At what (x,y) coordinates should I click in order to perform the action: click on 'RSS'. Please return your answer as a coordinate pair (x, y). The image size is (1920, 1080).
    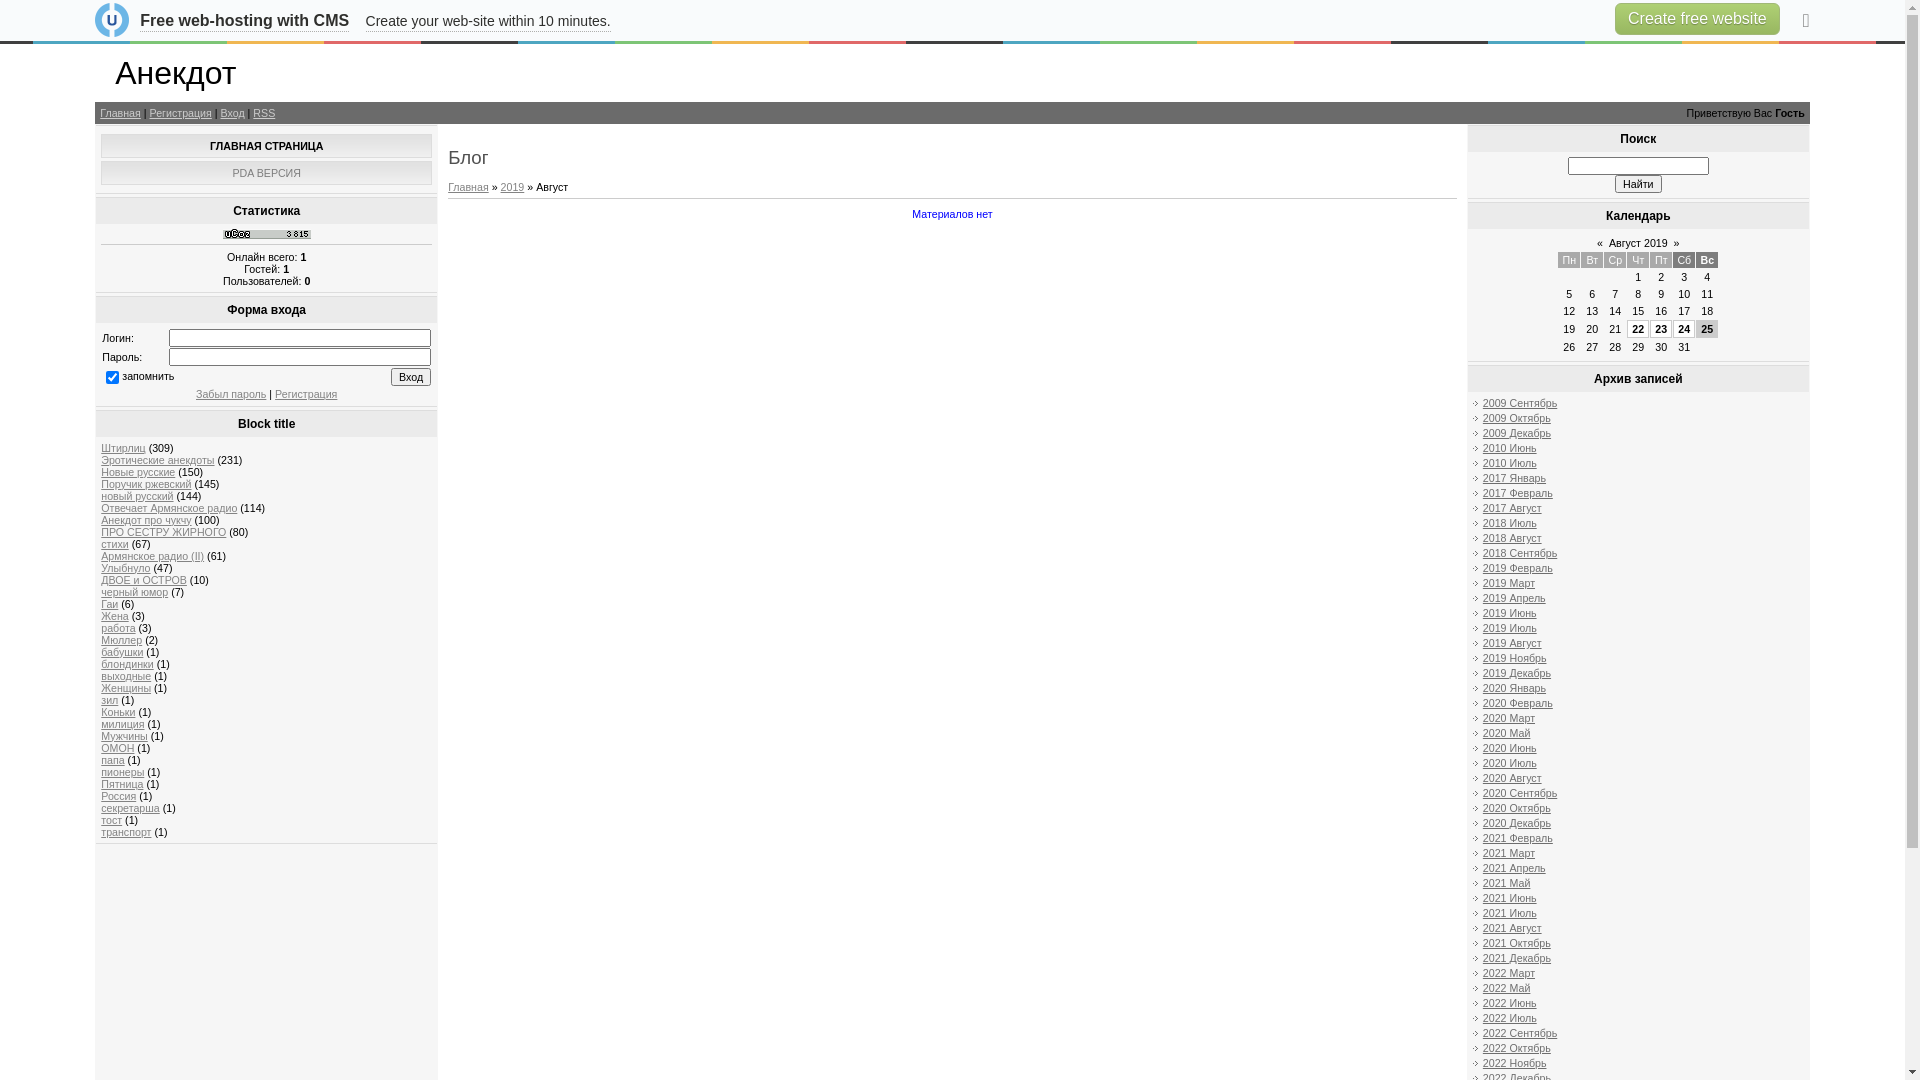
    Looking at the image, I should click on (263, 112).